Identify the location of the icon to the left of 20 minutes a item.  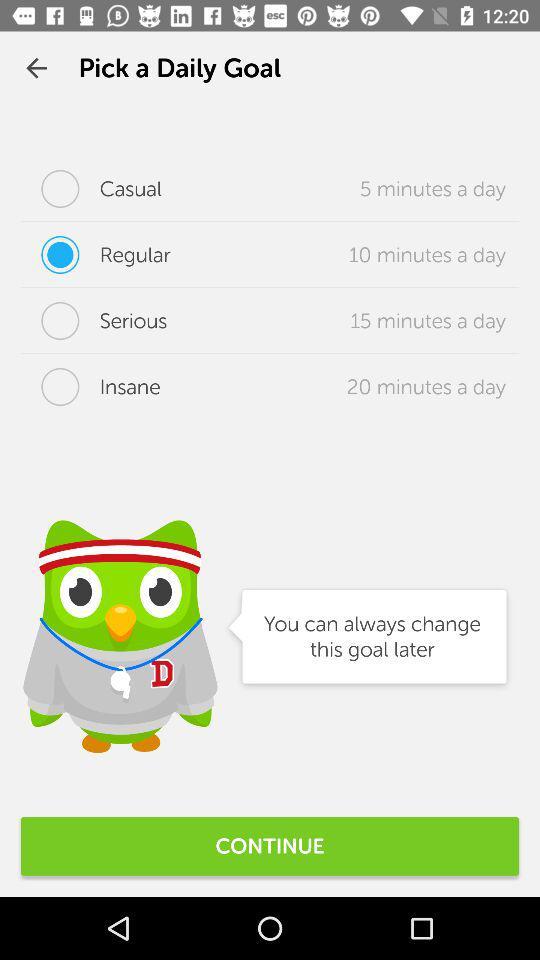
(89, 385).